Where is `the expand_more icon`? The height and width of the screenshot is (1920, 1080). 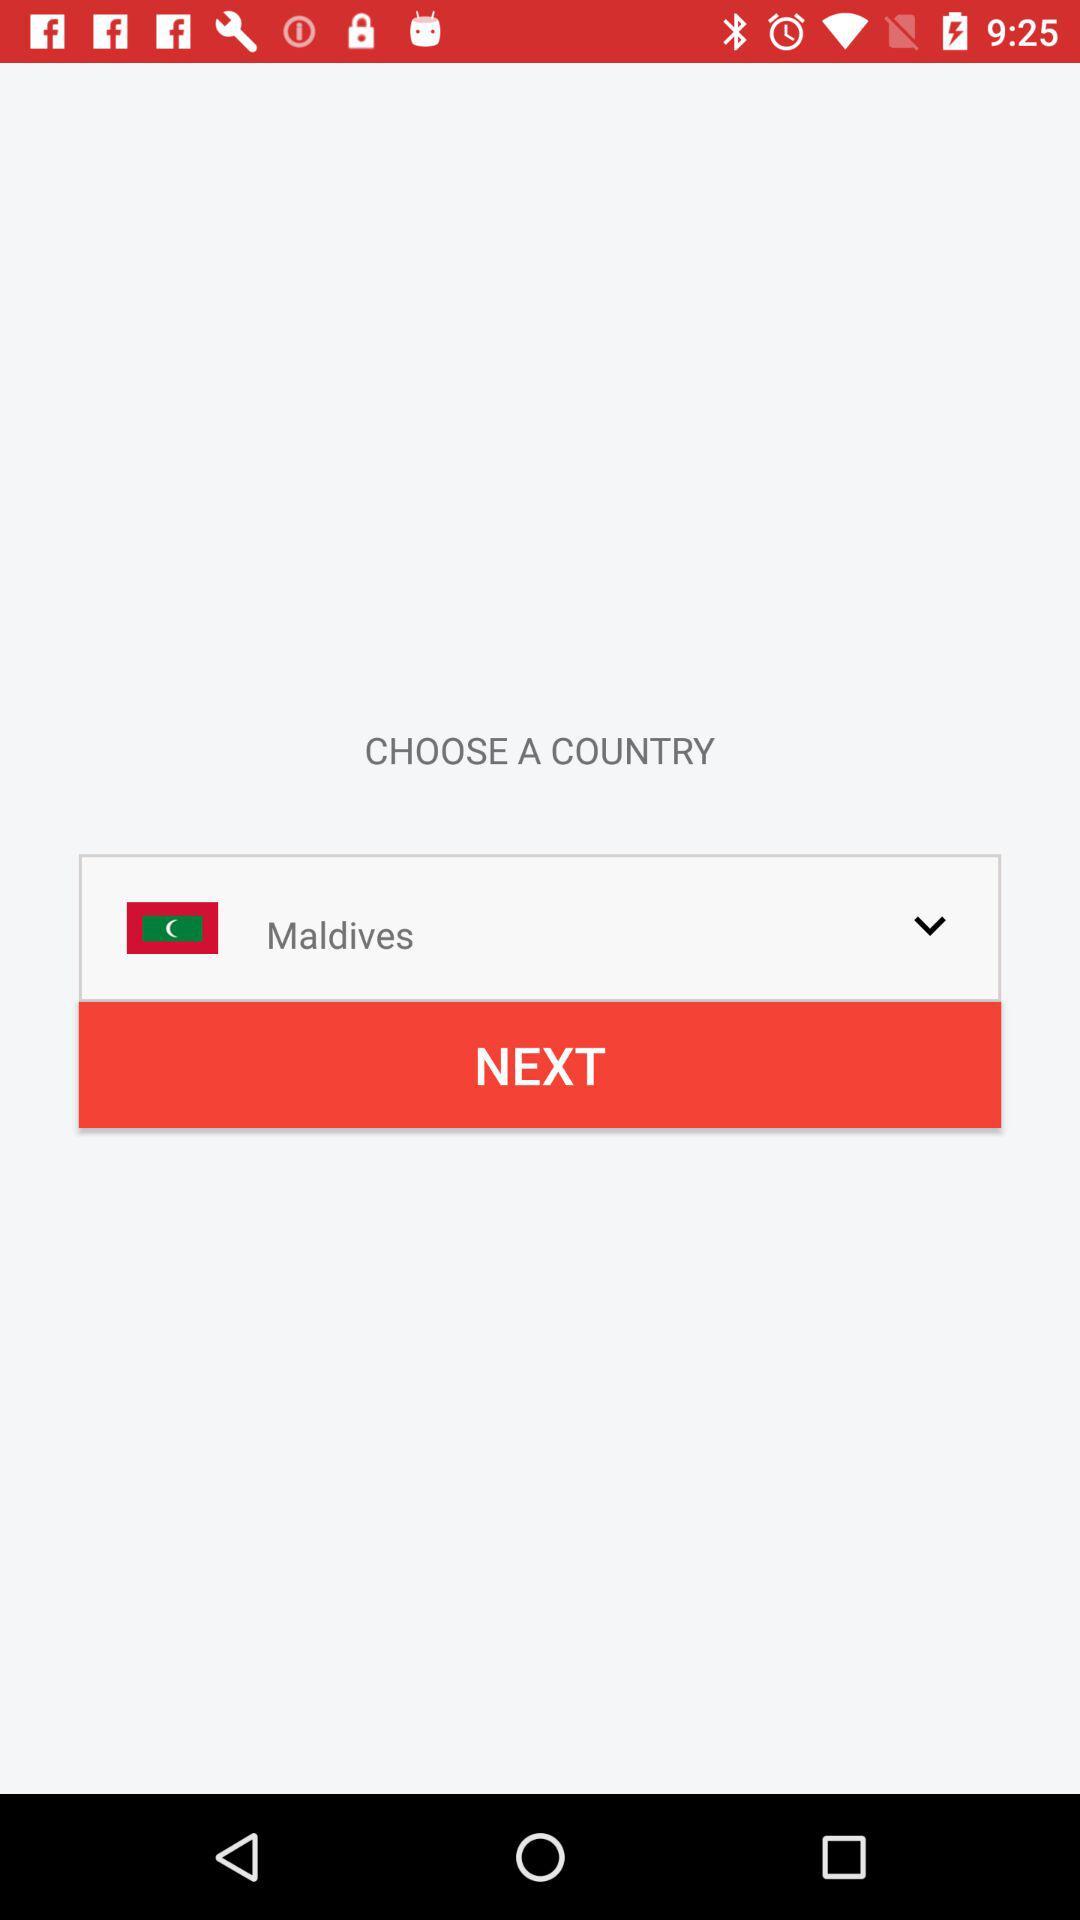 the expand_more icon is located at coordinates (929, 924).